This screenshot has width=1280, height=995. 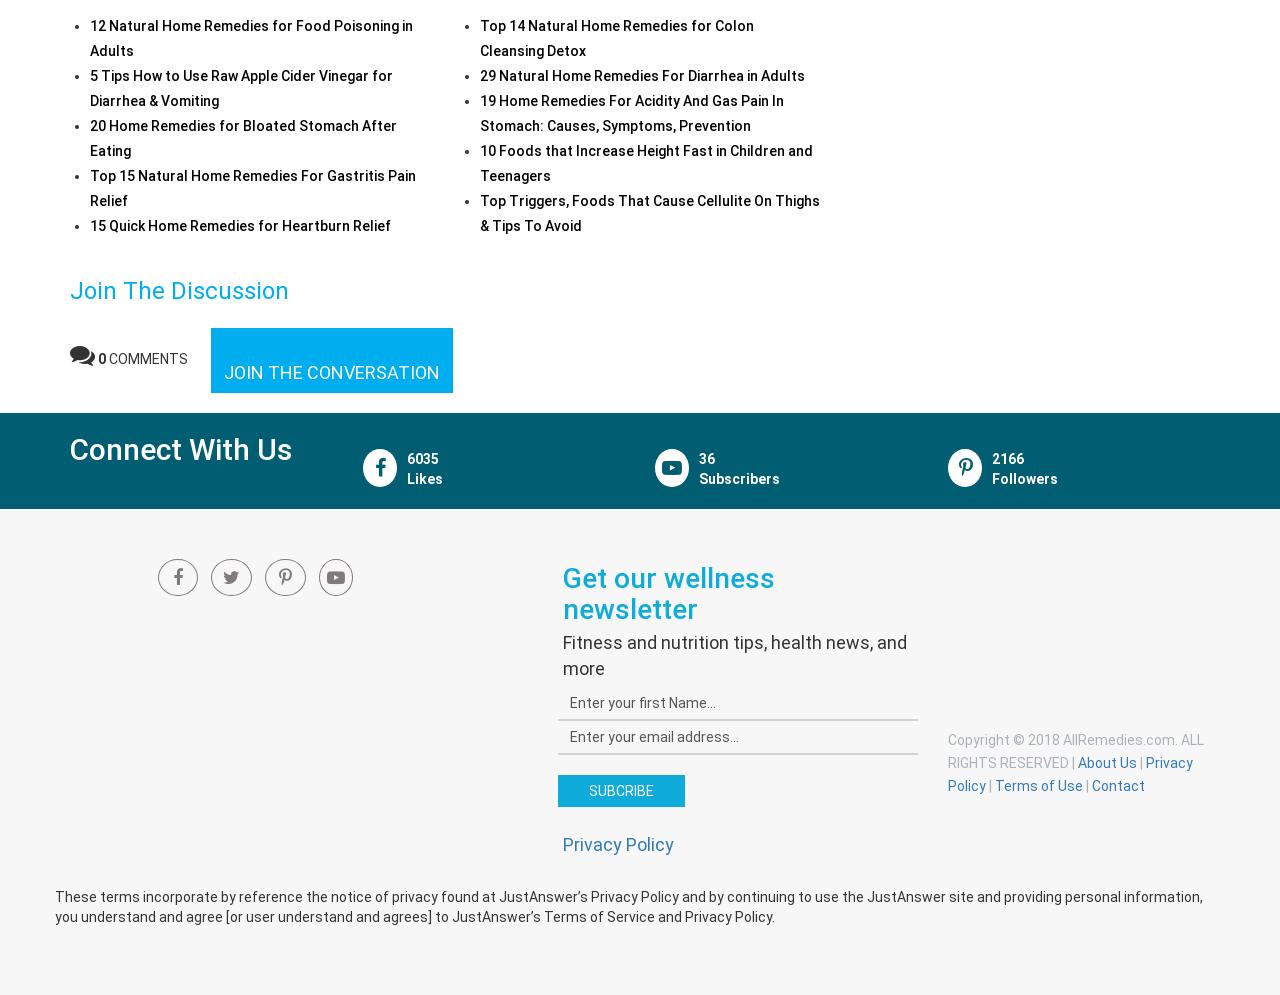 What do you see at coordinates (1105, 760) in the screenshot?
I see `'About Us'` at bounding box center [1105, 760].